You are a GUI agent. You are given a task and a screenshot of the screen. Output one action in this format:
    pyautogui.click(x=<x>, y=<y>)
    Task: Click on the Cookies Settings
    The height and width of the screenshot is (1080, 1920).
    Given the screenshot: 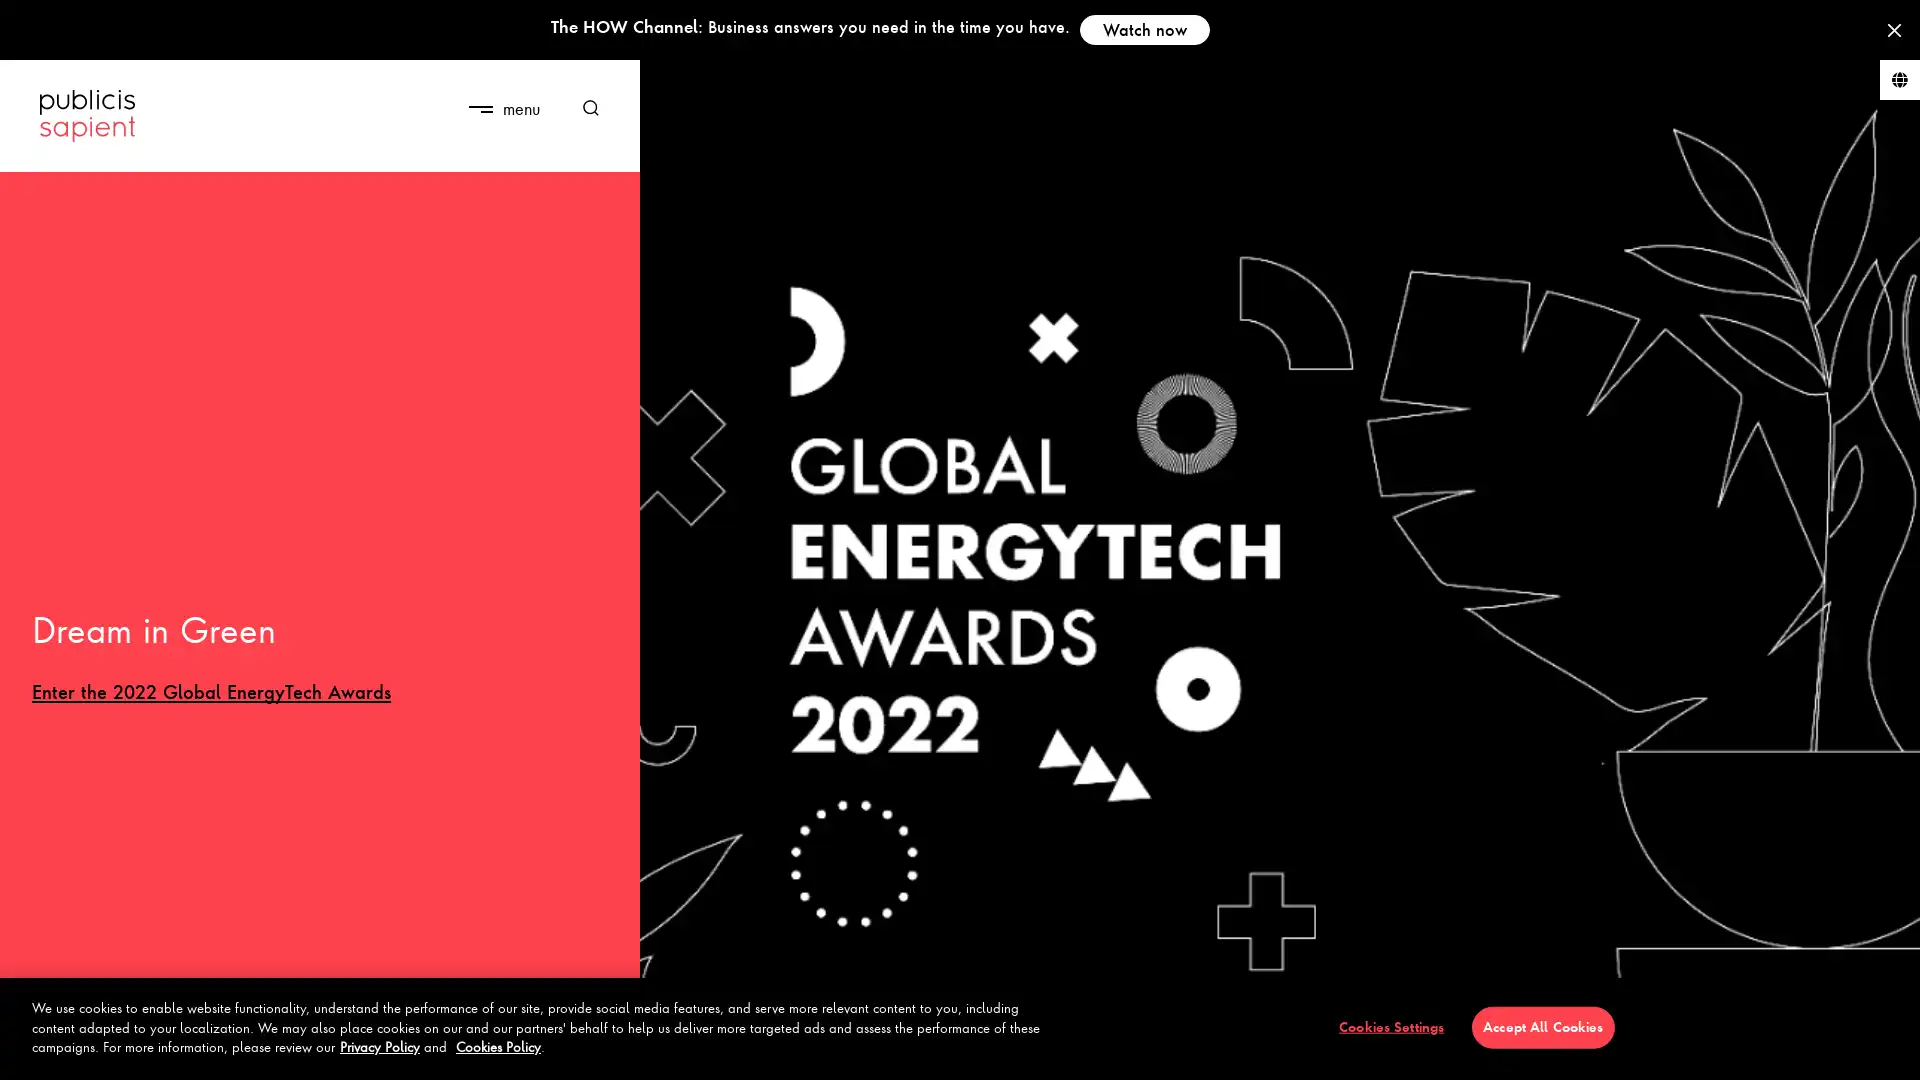 What is the action you would take?
    pyautogui.click(x=1390, y=1026)
    